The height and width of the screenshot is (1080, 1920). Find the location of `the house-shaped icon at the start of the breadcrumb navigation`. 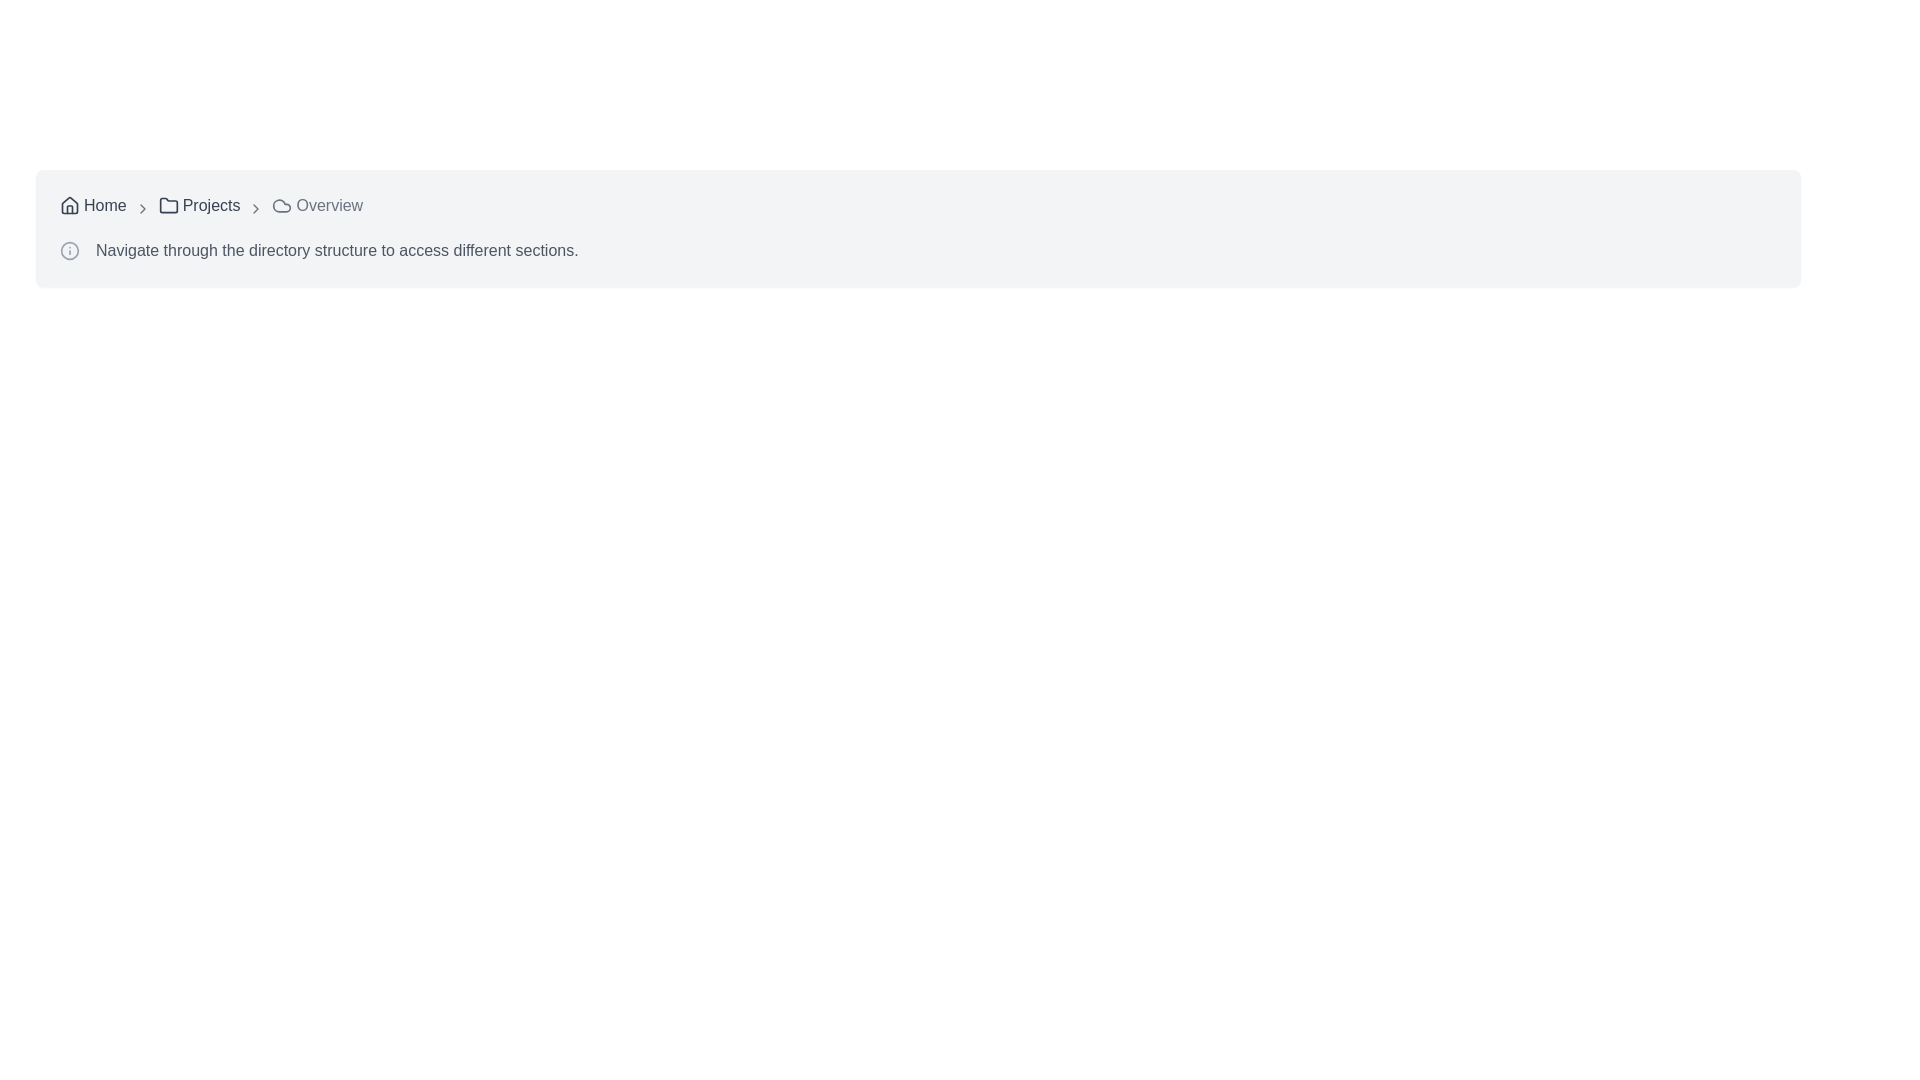

the house-shaped icon at the start of the breadcrumb navigation is located at coordinates (70, 205).